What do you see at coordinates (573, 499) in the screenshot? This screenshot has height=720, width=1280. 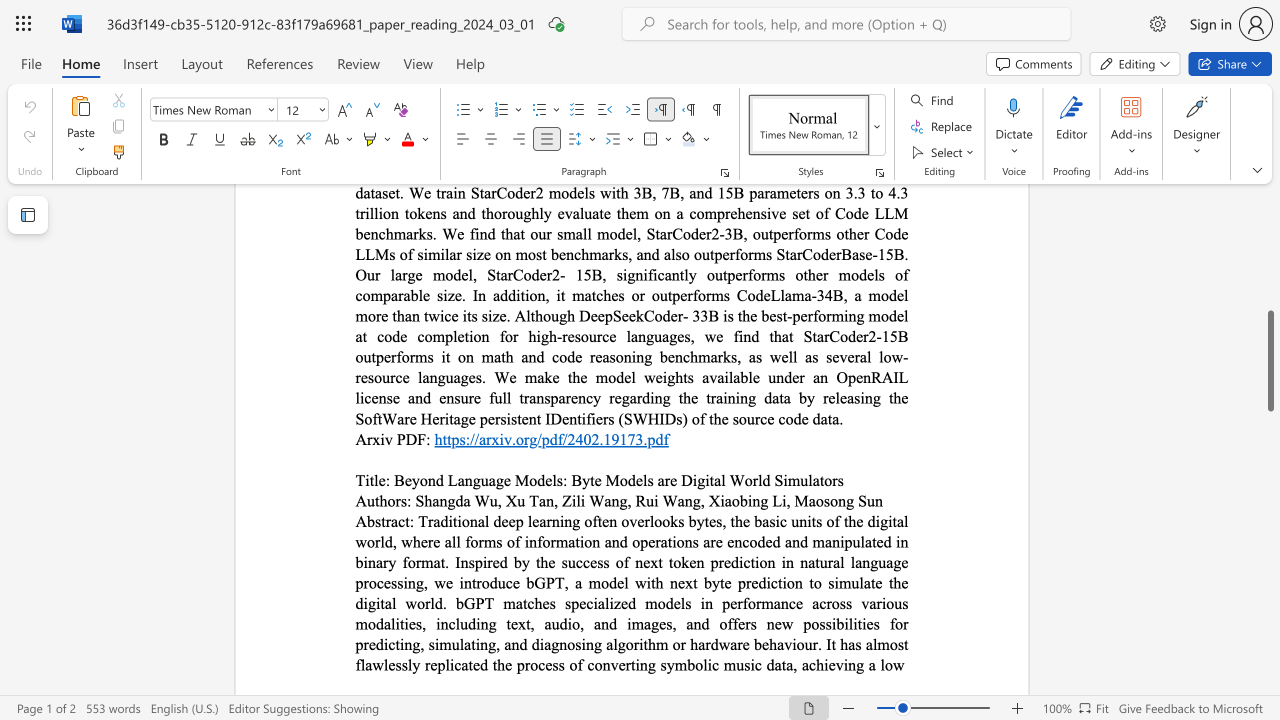 I see `the 1th character "i" in the text` at bounding box center [573, 499].